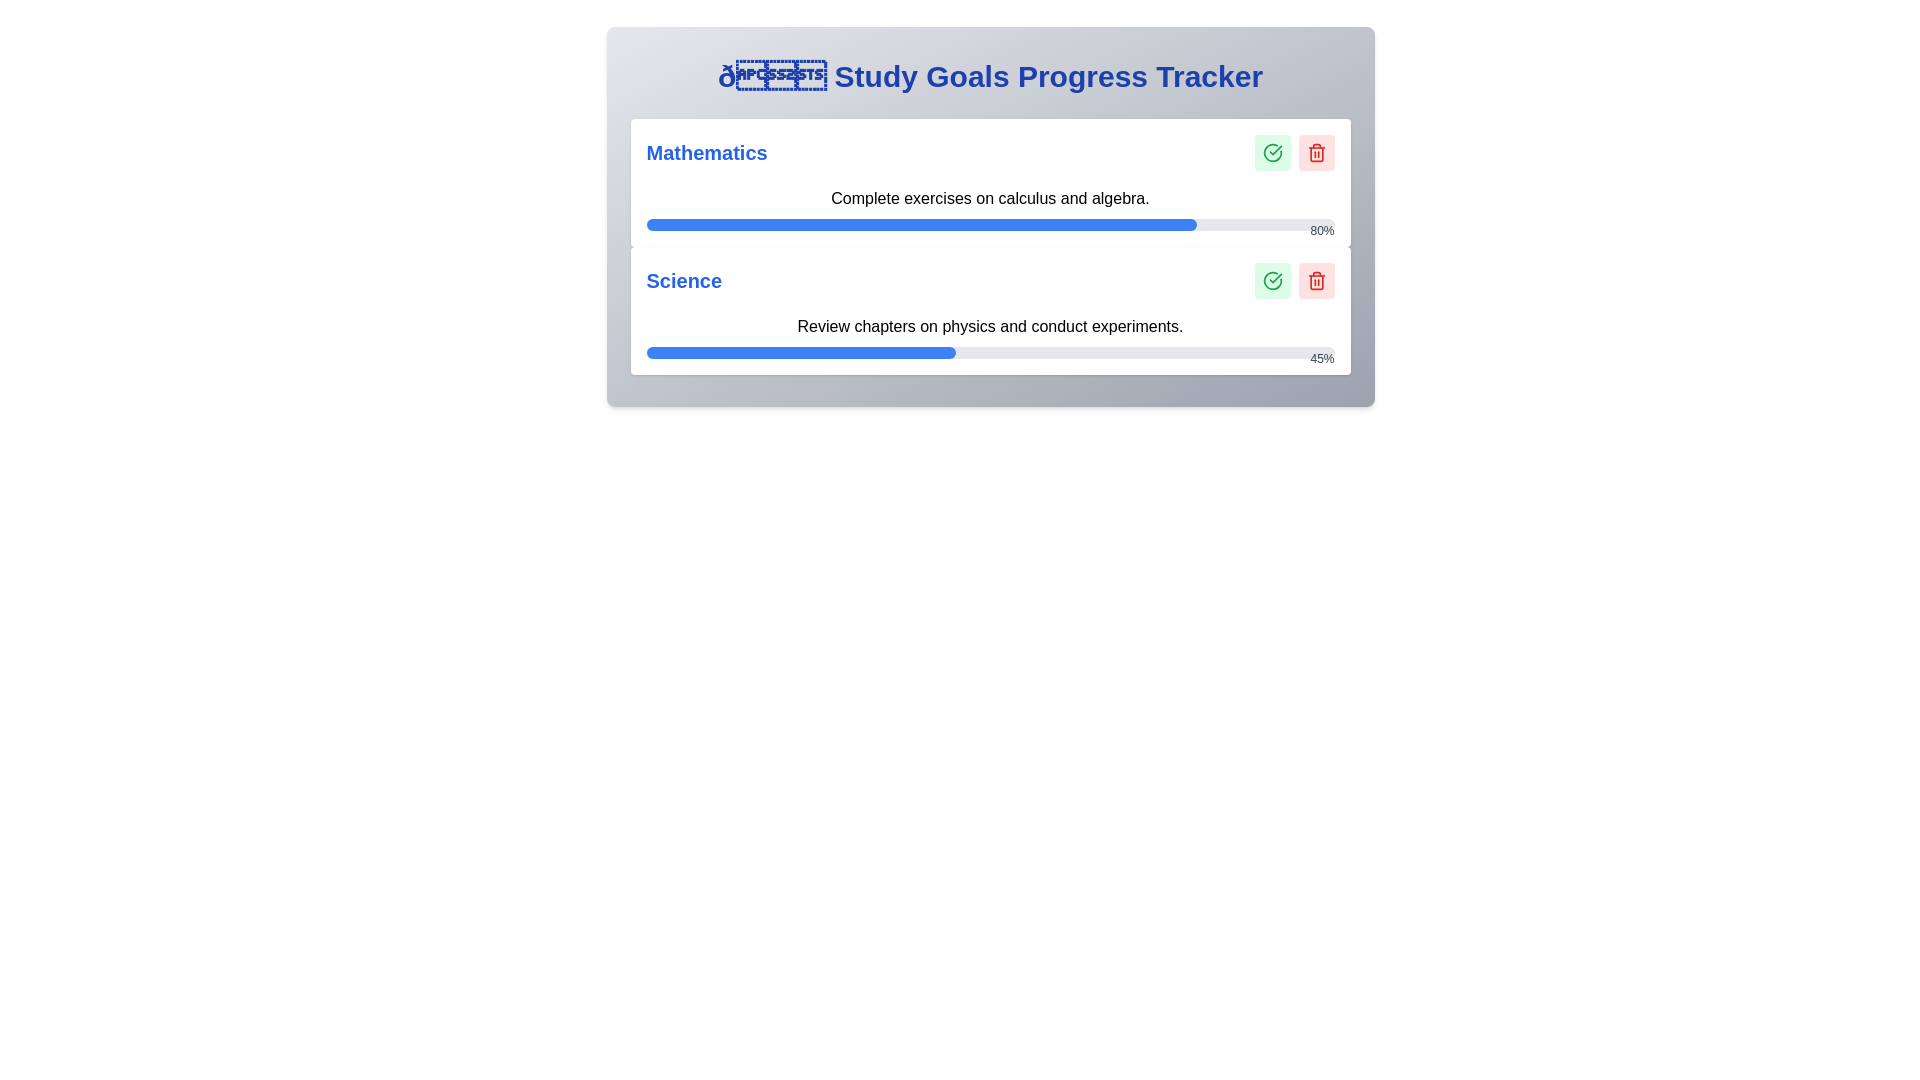 The width and height of the screenshot is (1920, 1080). Describe the element at coordinates (1316, 281) in the screenshot. I see `the red trash icon button located to the far right of the Science section to initiate a delete action` at that location.